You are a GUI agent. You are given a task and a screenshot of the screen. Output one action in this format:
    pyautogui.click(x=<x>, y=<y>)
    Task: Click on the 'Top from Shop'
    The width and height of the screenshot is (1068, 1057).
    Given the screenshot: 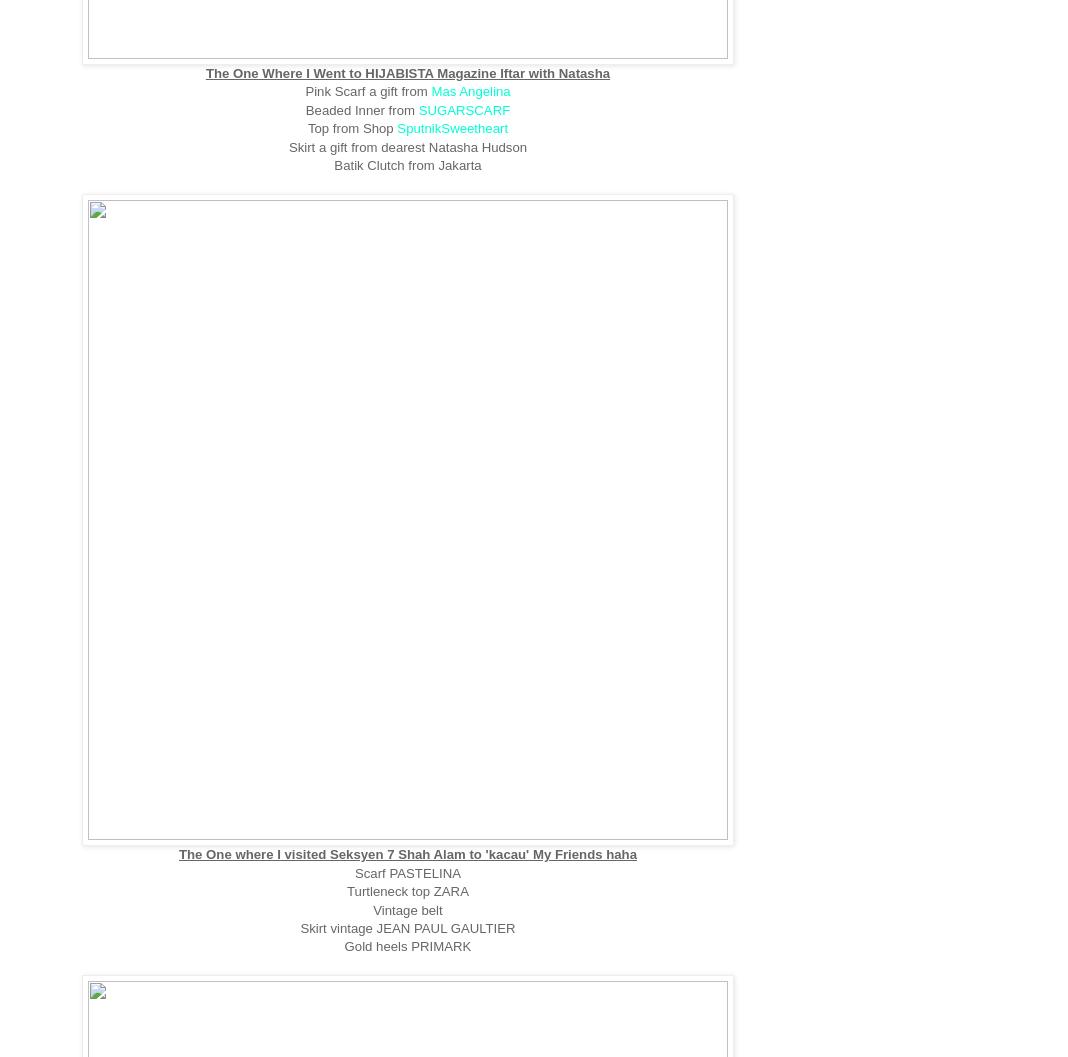 What is the action you would take?
    pyautogui.click(x=351, y=127)
    